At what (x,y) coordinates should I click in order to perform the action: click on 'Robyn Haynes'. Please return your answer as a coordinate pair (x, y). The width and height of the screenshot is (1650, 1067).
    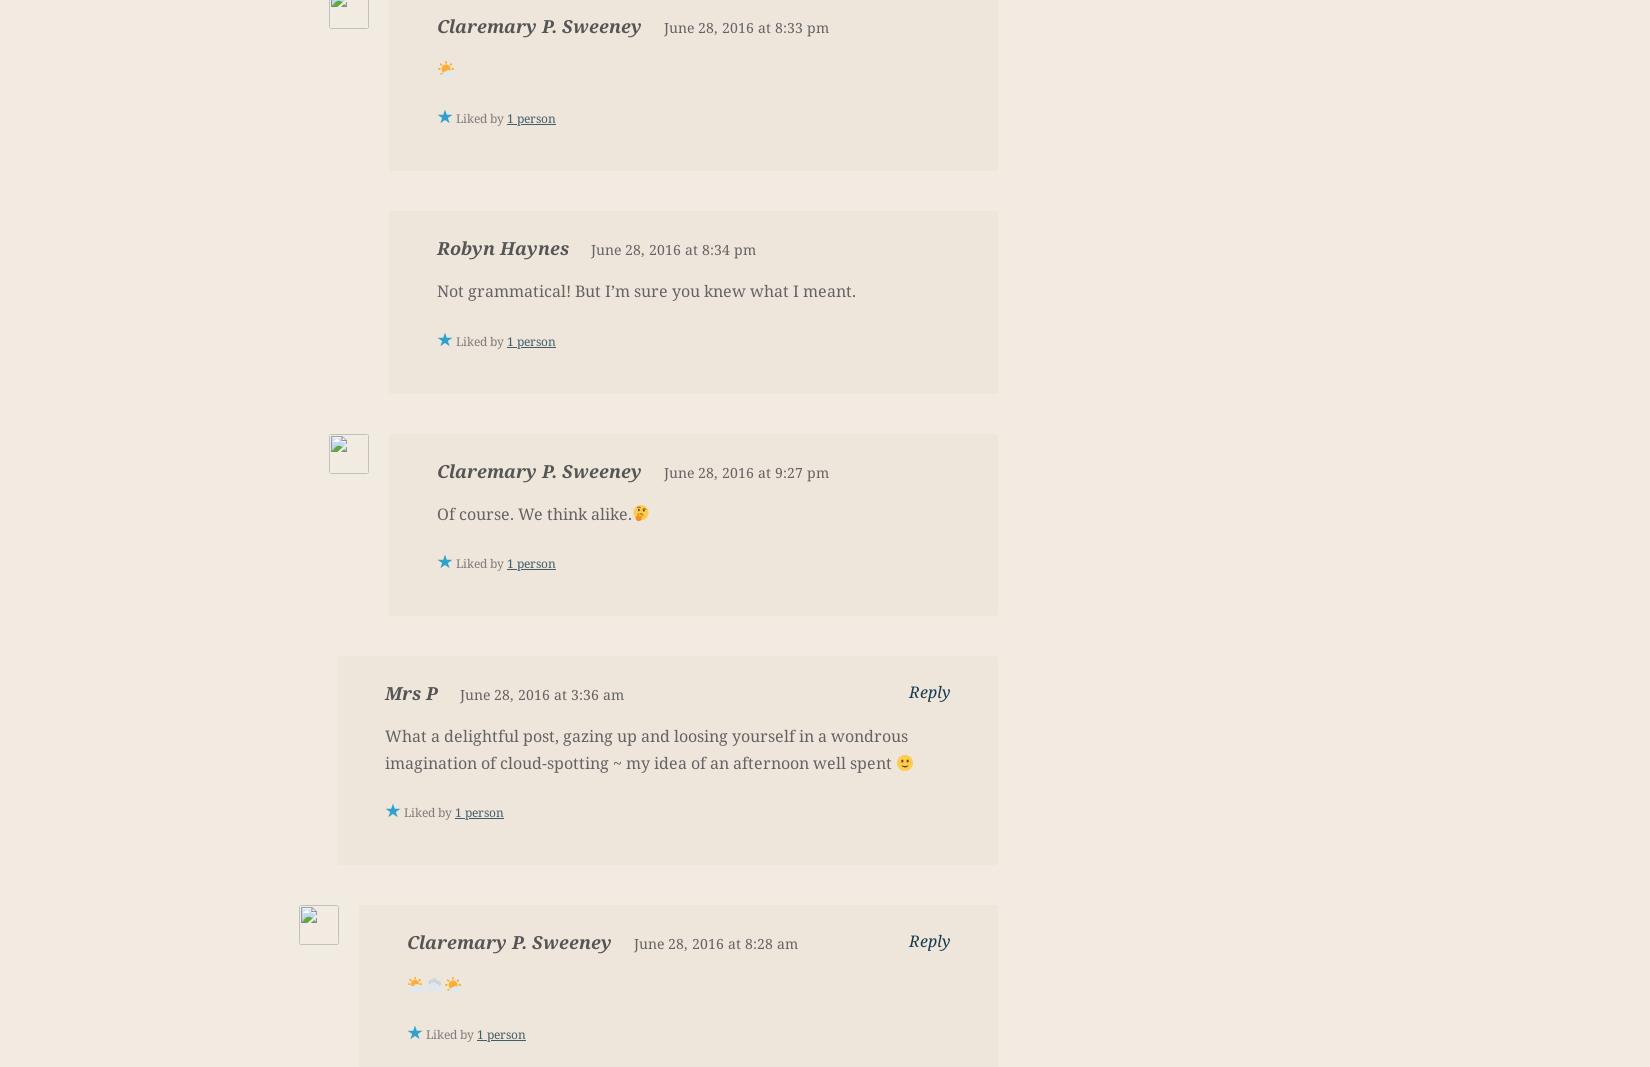
    Looking at the image, I should click on (501, 247).